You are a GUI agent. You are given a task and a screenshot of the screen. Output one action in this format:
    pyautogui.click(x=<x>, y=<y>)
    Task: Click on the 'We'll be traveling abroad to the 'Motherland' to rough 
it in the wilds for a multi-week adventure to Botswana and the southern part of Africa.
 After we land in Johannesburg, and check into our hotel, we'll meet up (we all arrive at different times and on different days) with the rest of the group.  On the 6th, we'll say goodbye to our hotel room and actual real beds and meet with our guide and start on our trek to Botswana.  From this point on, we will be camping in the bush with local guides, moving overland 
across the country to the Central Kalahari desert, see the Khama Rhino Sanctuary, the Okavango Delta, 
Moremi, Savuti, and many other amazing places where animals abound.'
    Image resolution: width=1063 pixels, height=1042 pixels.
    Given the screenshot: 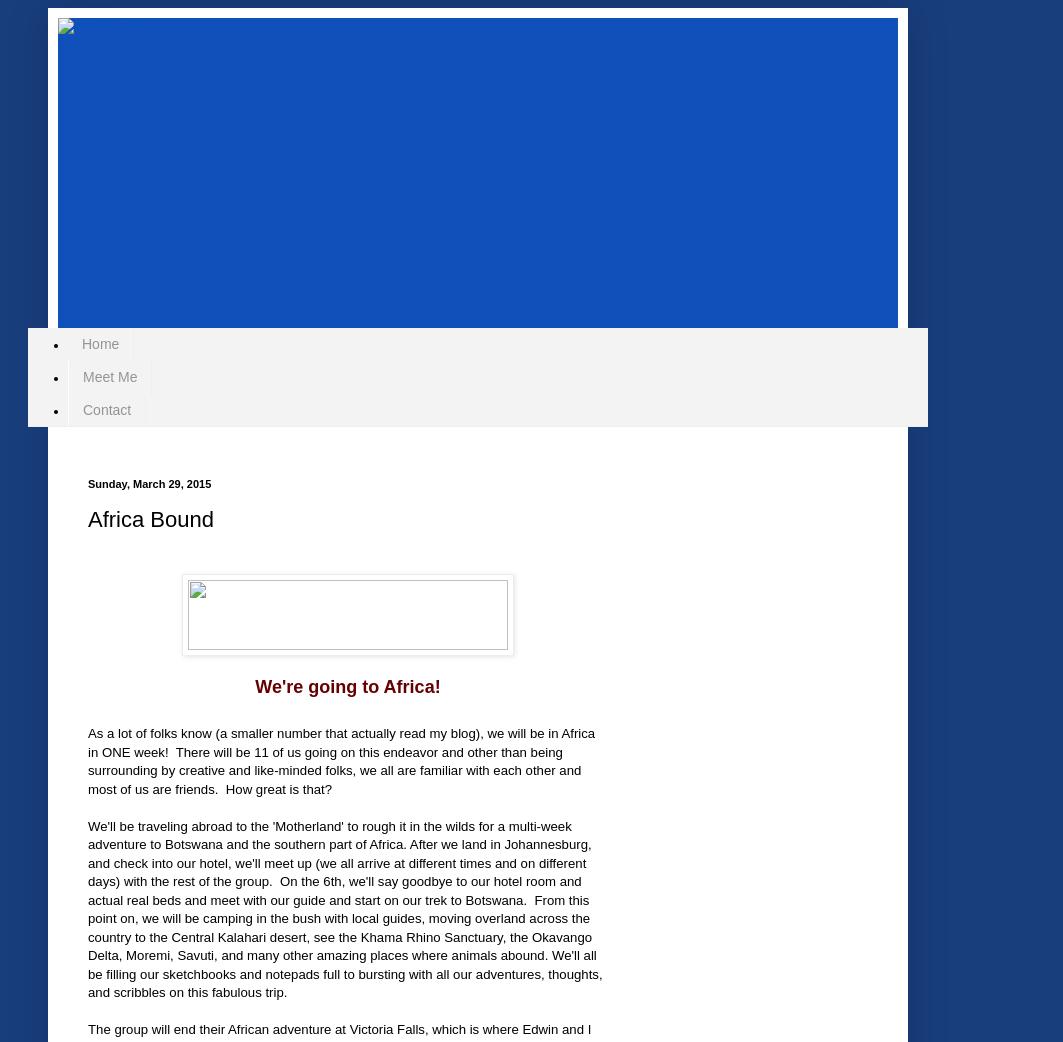 What is the action you would take?
    pyautogui.click(x=339, y=889)
    